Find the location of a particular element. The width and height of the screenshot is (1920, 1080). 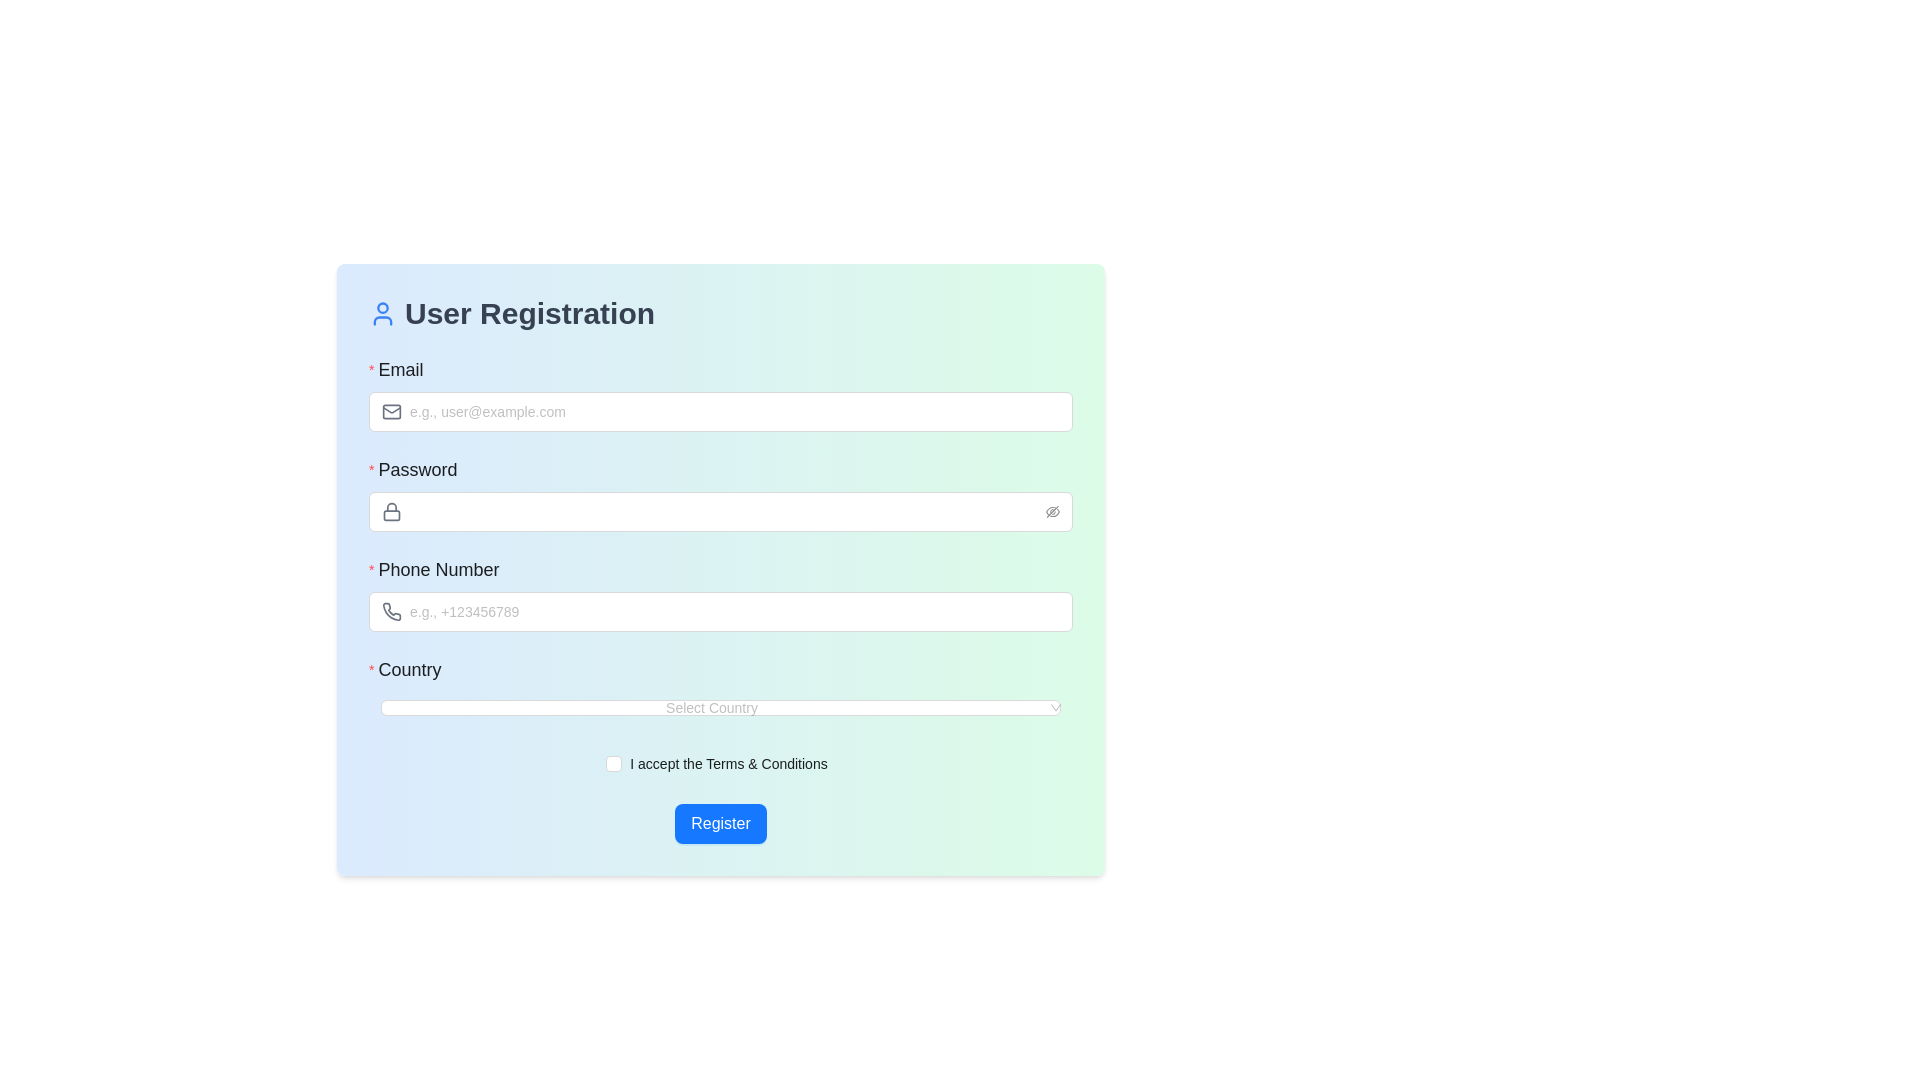

the 'Terms & Conditions' hyperlink in the checkbox label is located at coordinates (720, 763).